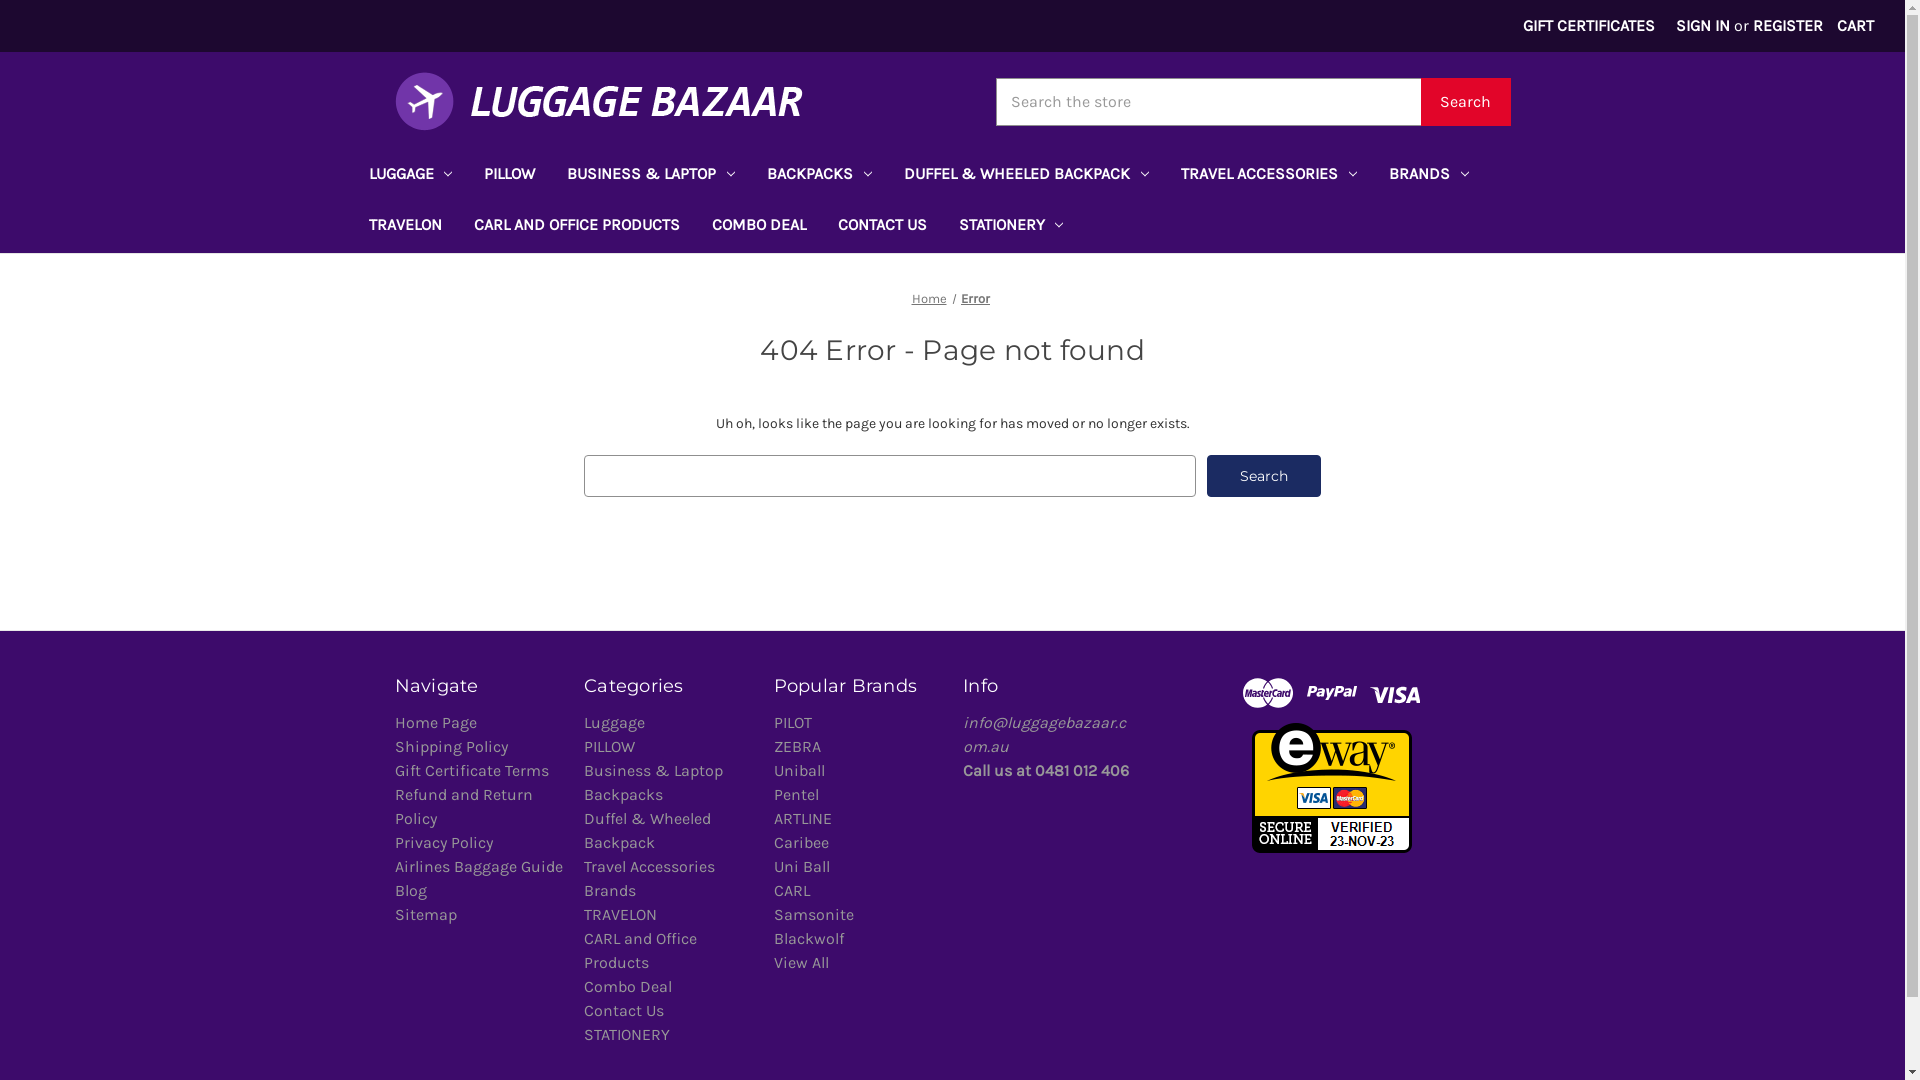 The width and height of the screenshot is (1920, 1080). What do you see at coordinates (434, 722) in the screenshot?
I see `'Home Page'` at bounding box center [434, 722].